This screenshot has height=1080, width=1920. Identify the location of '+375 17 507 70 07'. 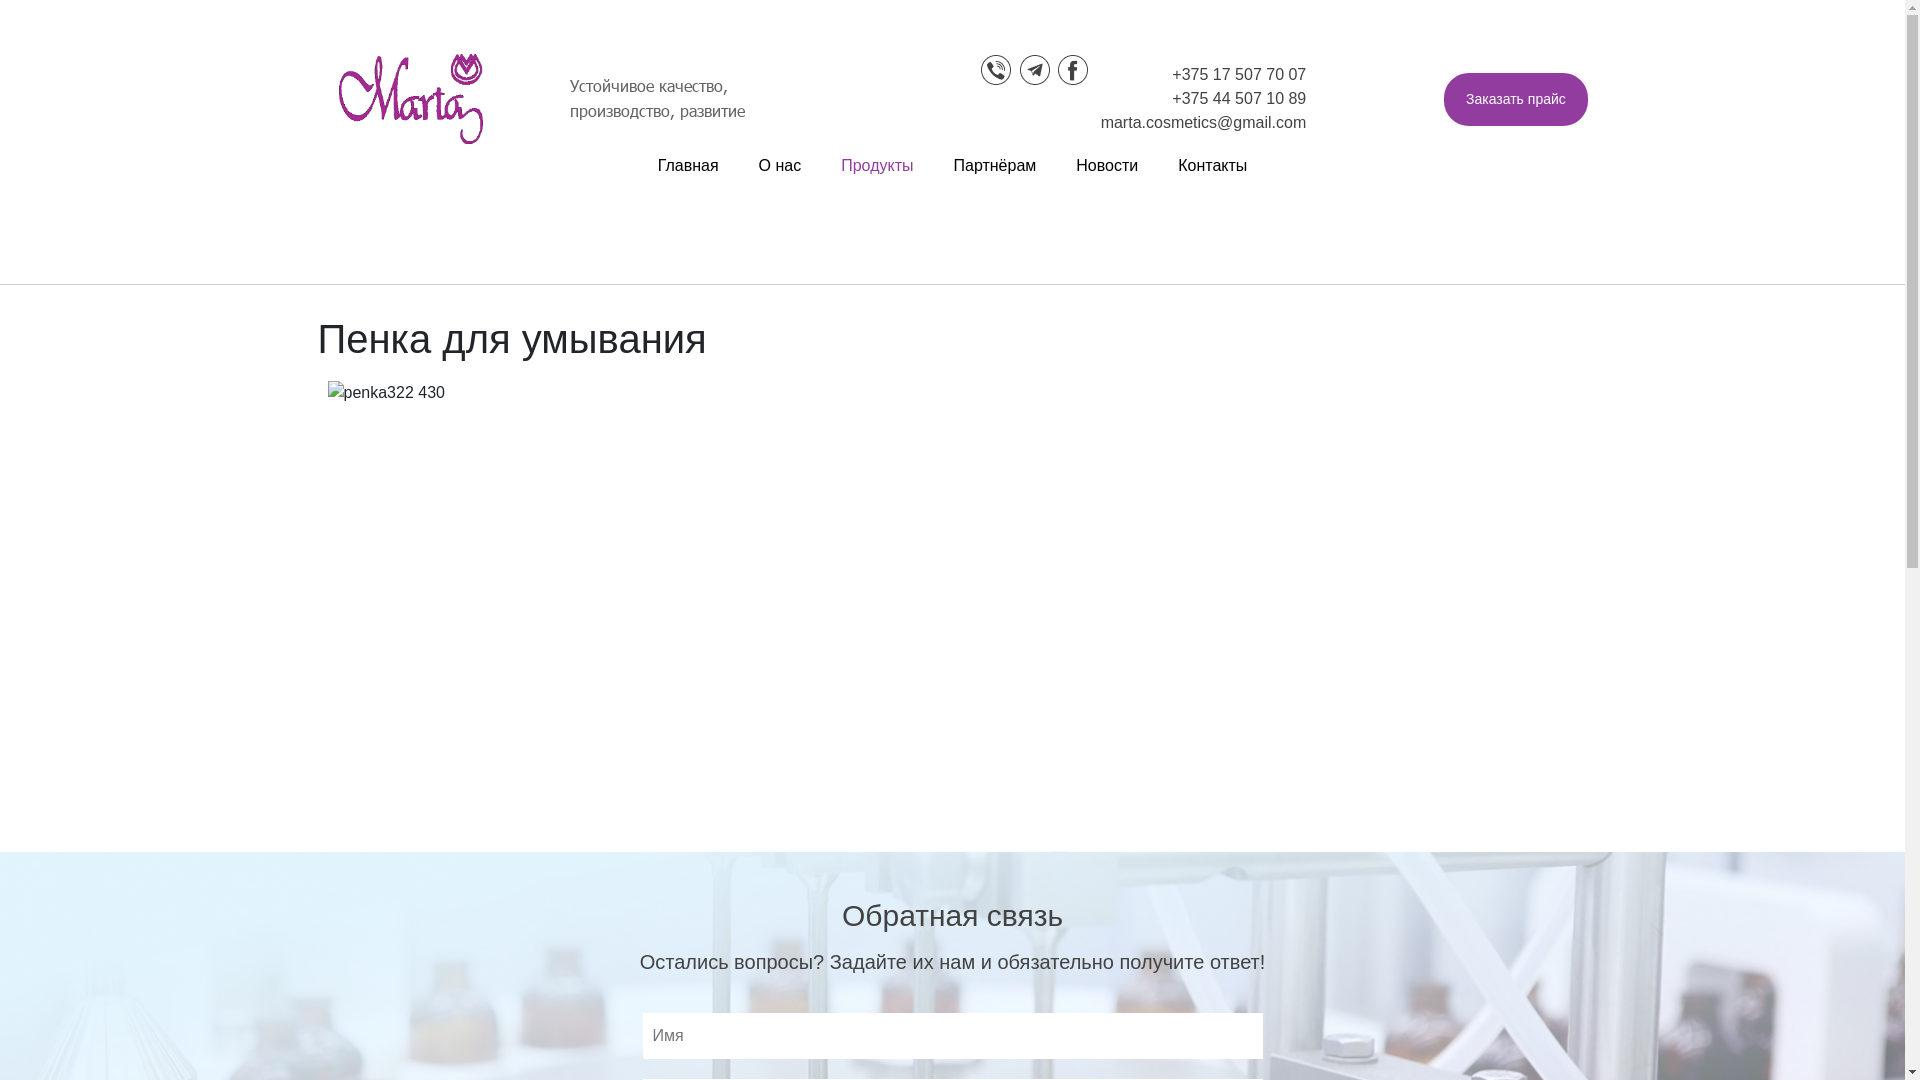
(1237, 73).